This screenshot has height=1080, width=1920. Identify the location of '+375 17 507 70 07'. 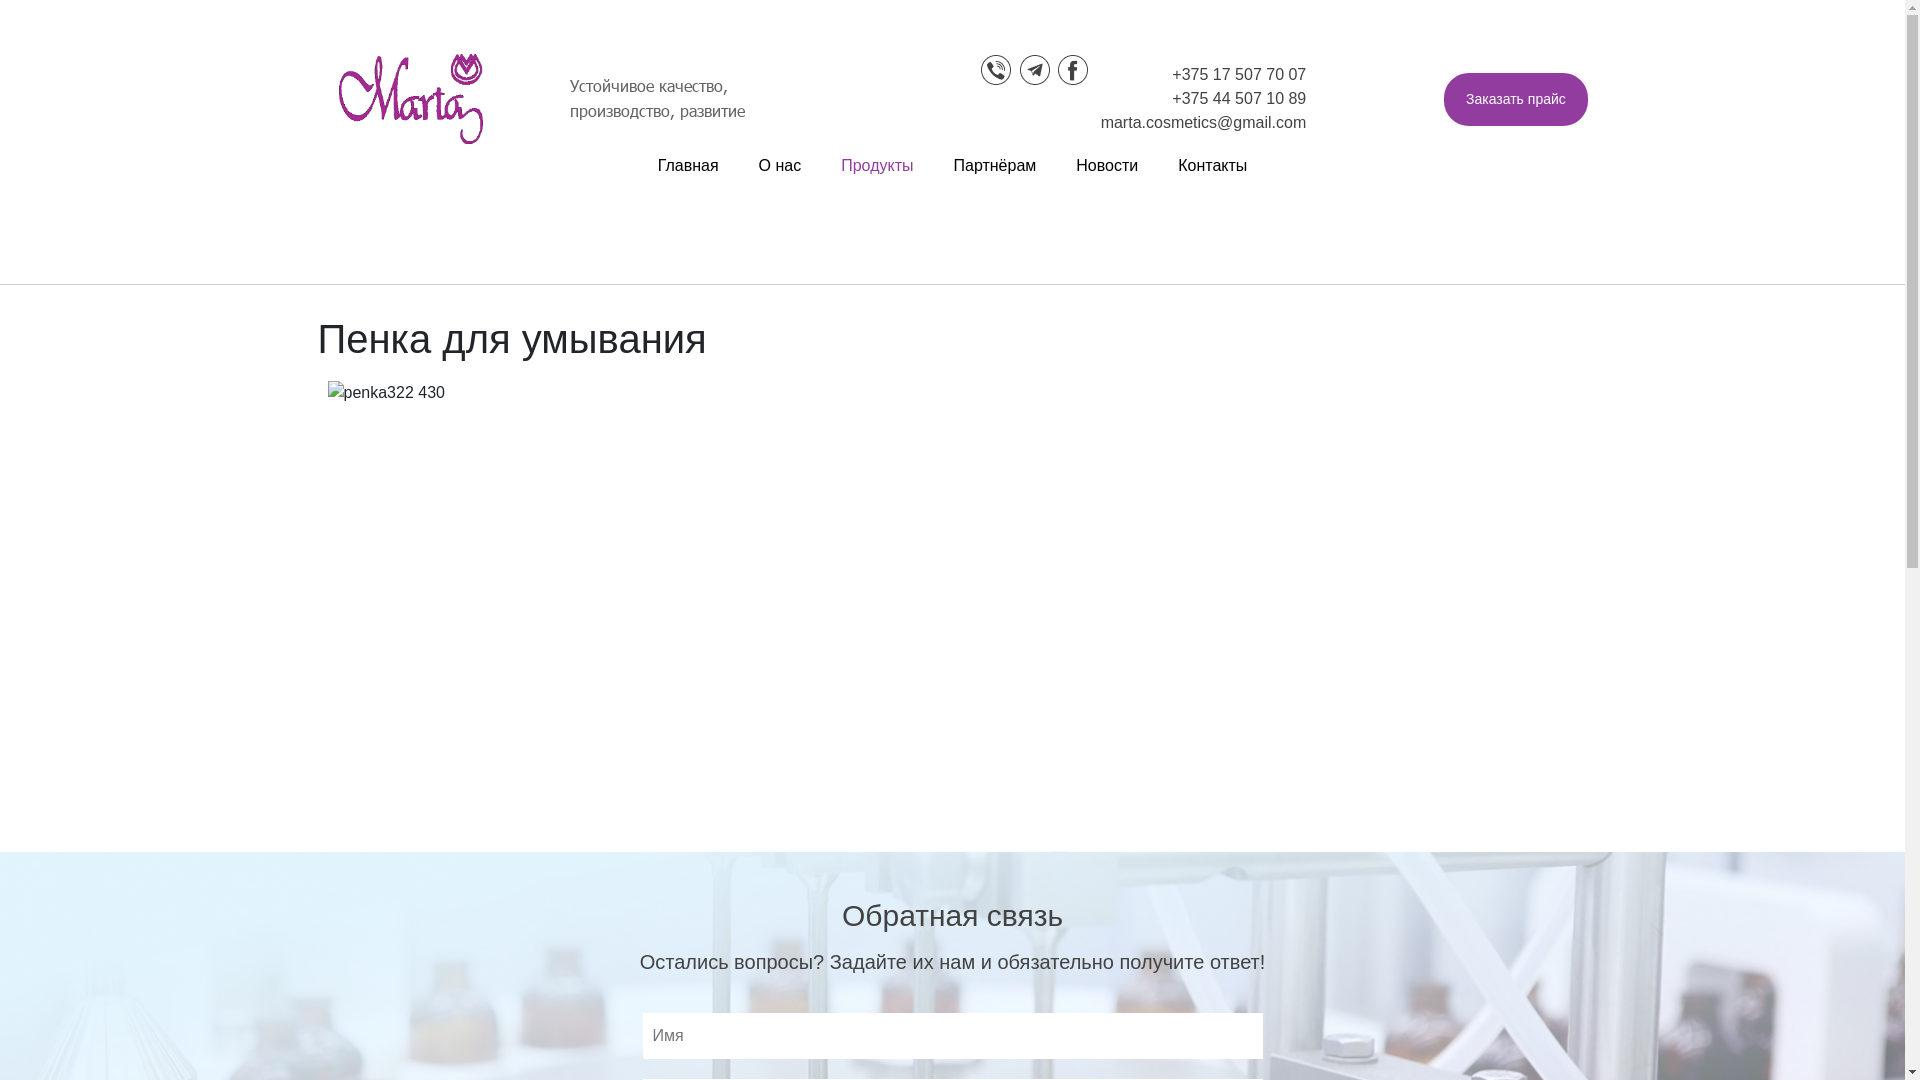
(1237, 73).